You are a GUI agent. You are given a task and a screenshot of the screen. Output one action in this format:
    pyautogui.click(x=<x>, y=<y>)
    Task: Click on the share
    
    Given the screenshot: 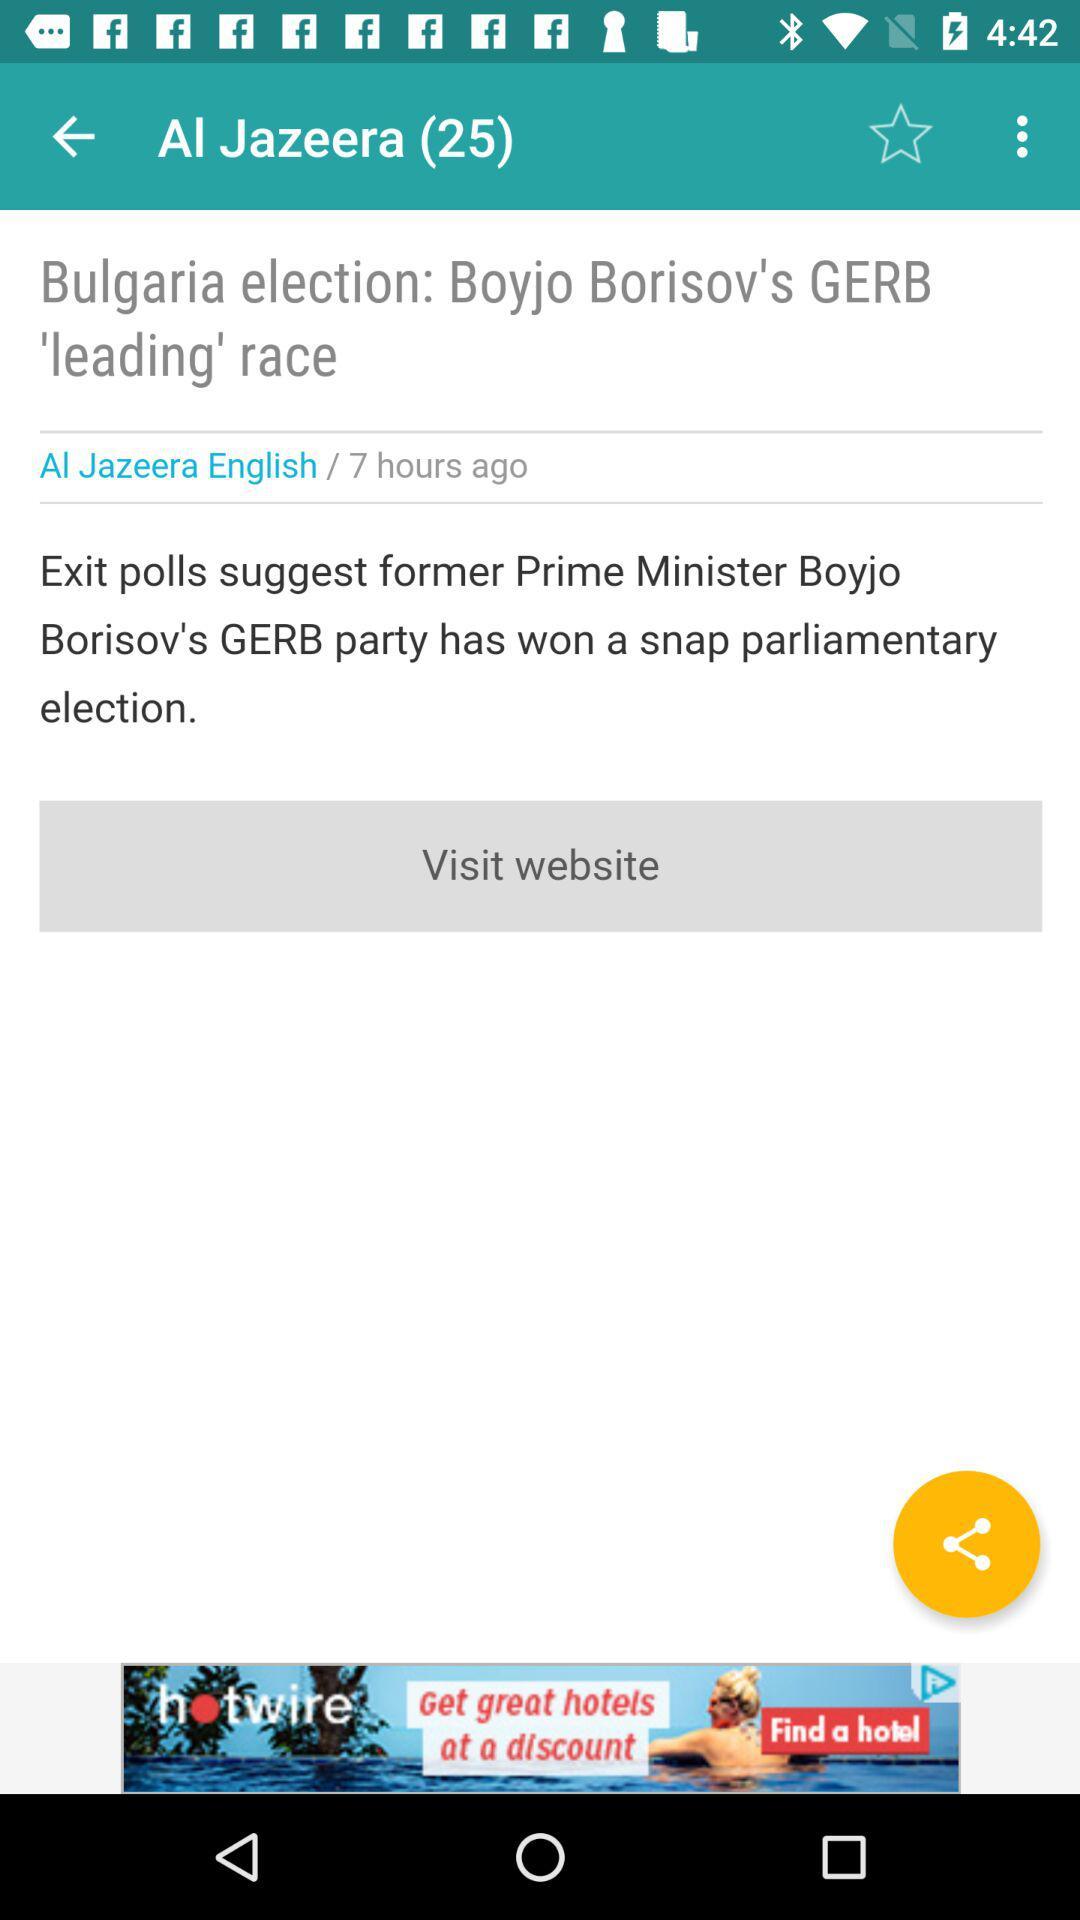 What is the action you would take?
    pyautogui.click(x=965, y=1543)
    